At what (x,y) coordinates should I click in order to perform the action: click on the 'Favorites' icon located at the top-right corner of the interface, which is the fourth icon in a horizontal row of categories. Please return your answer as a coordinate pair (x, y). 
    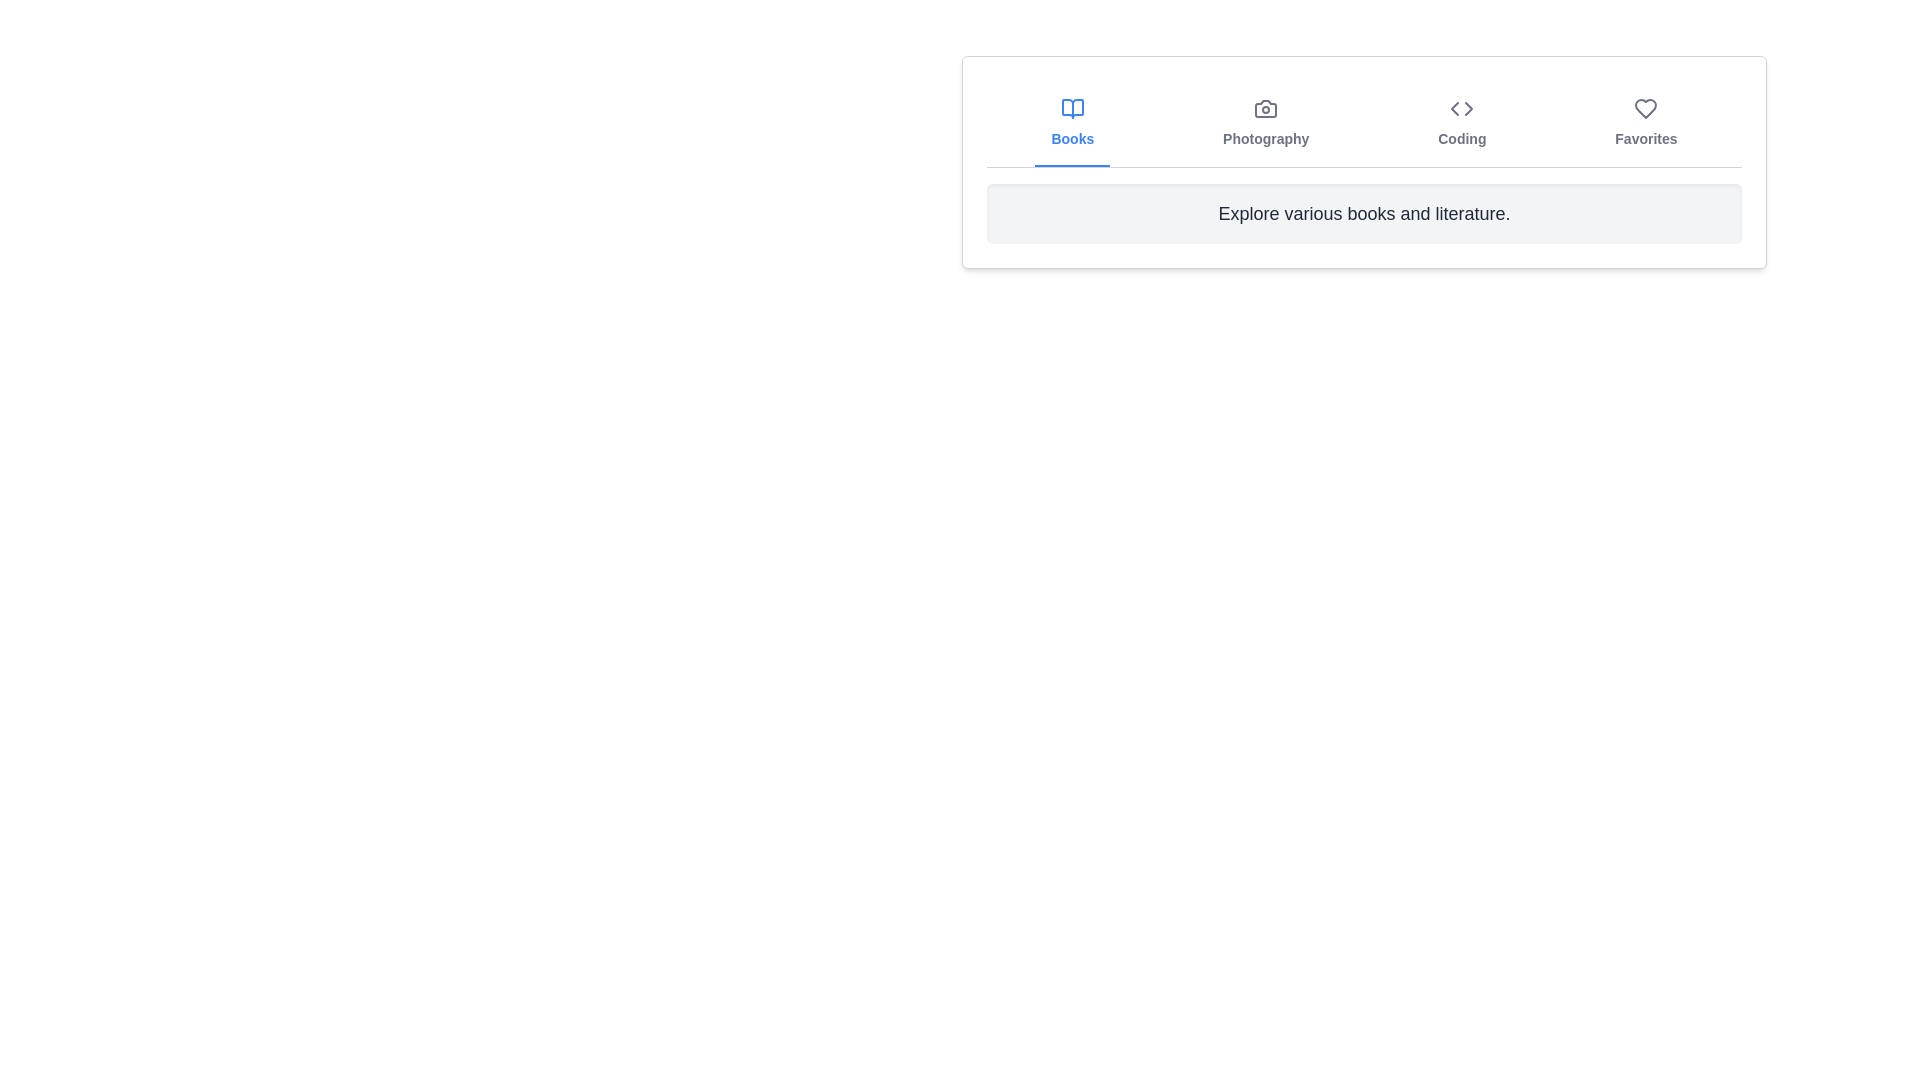
    Looking at the image, I should click on (1646, 108).